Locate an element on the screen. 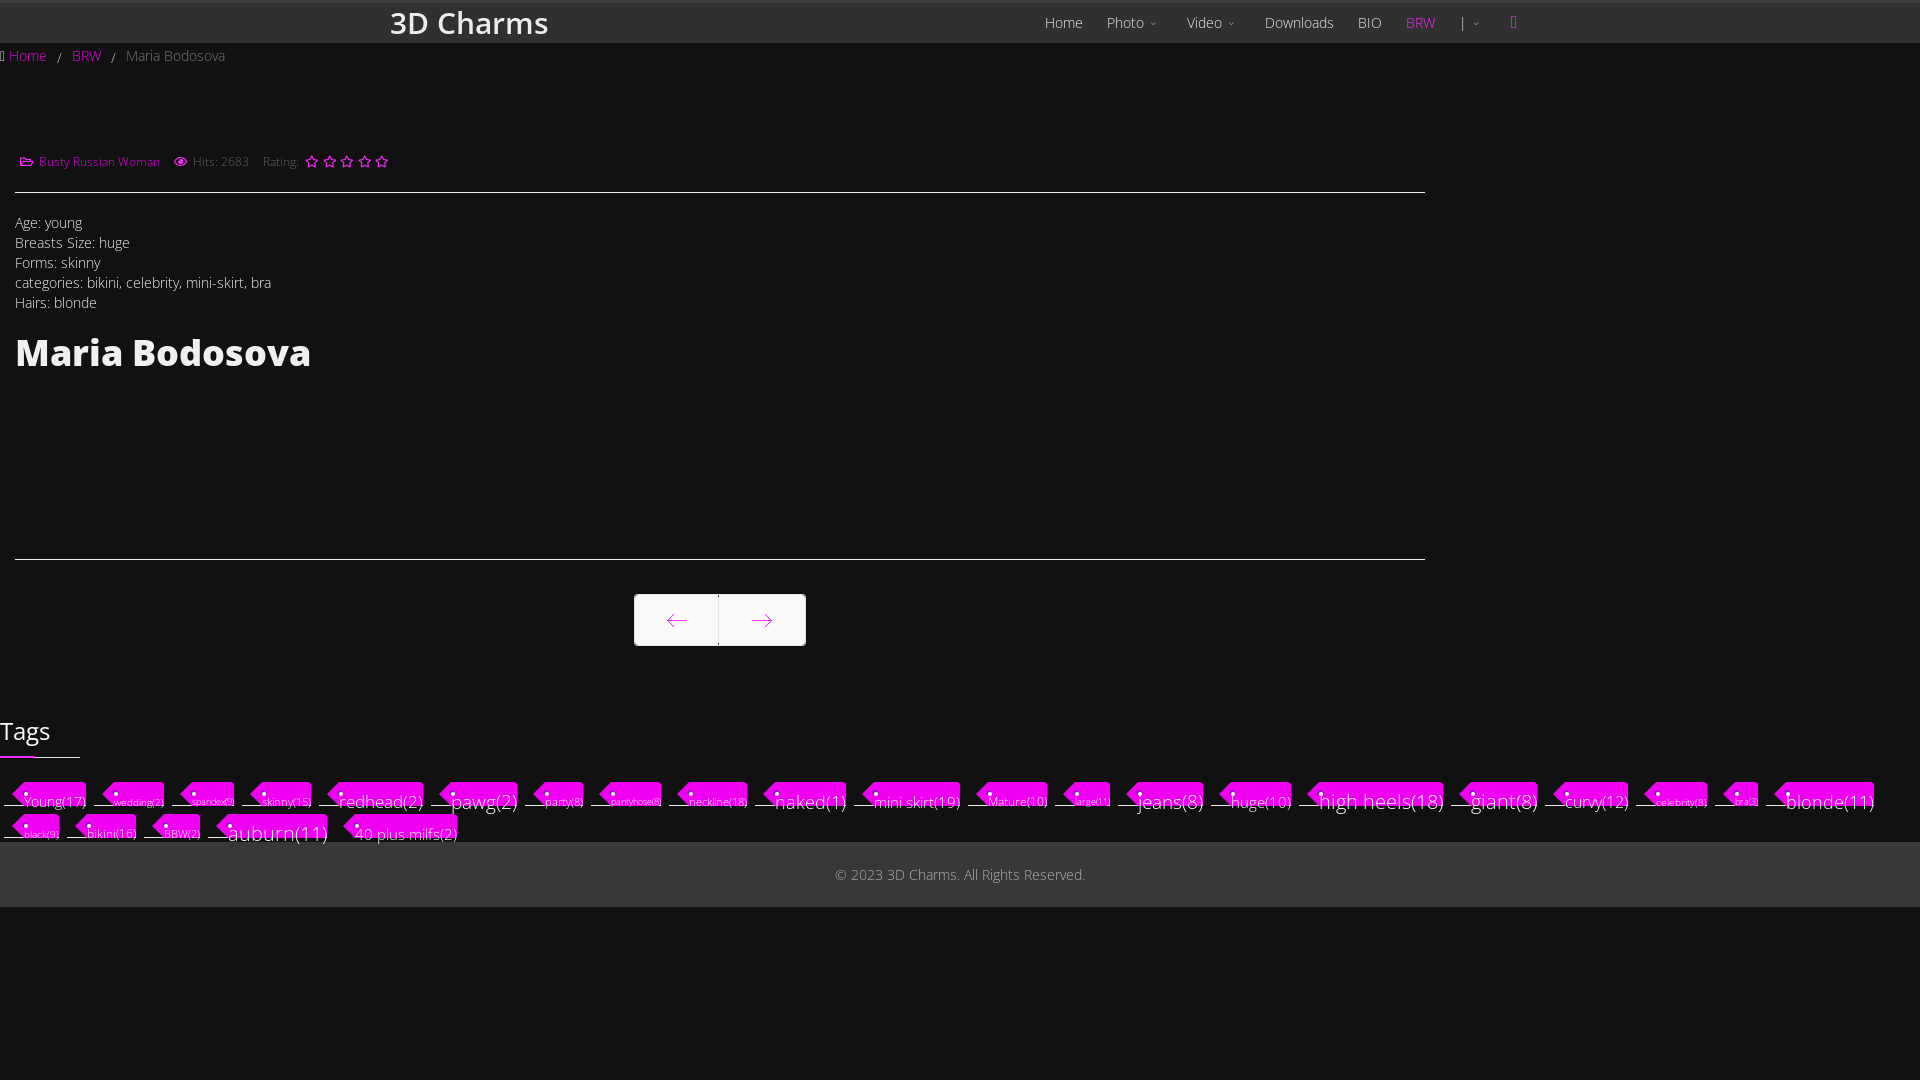 This screenshot has height=1080, width=1920. 'mini skirt(19)' is located at coordinates (915, 793).